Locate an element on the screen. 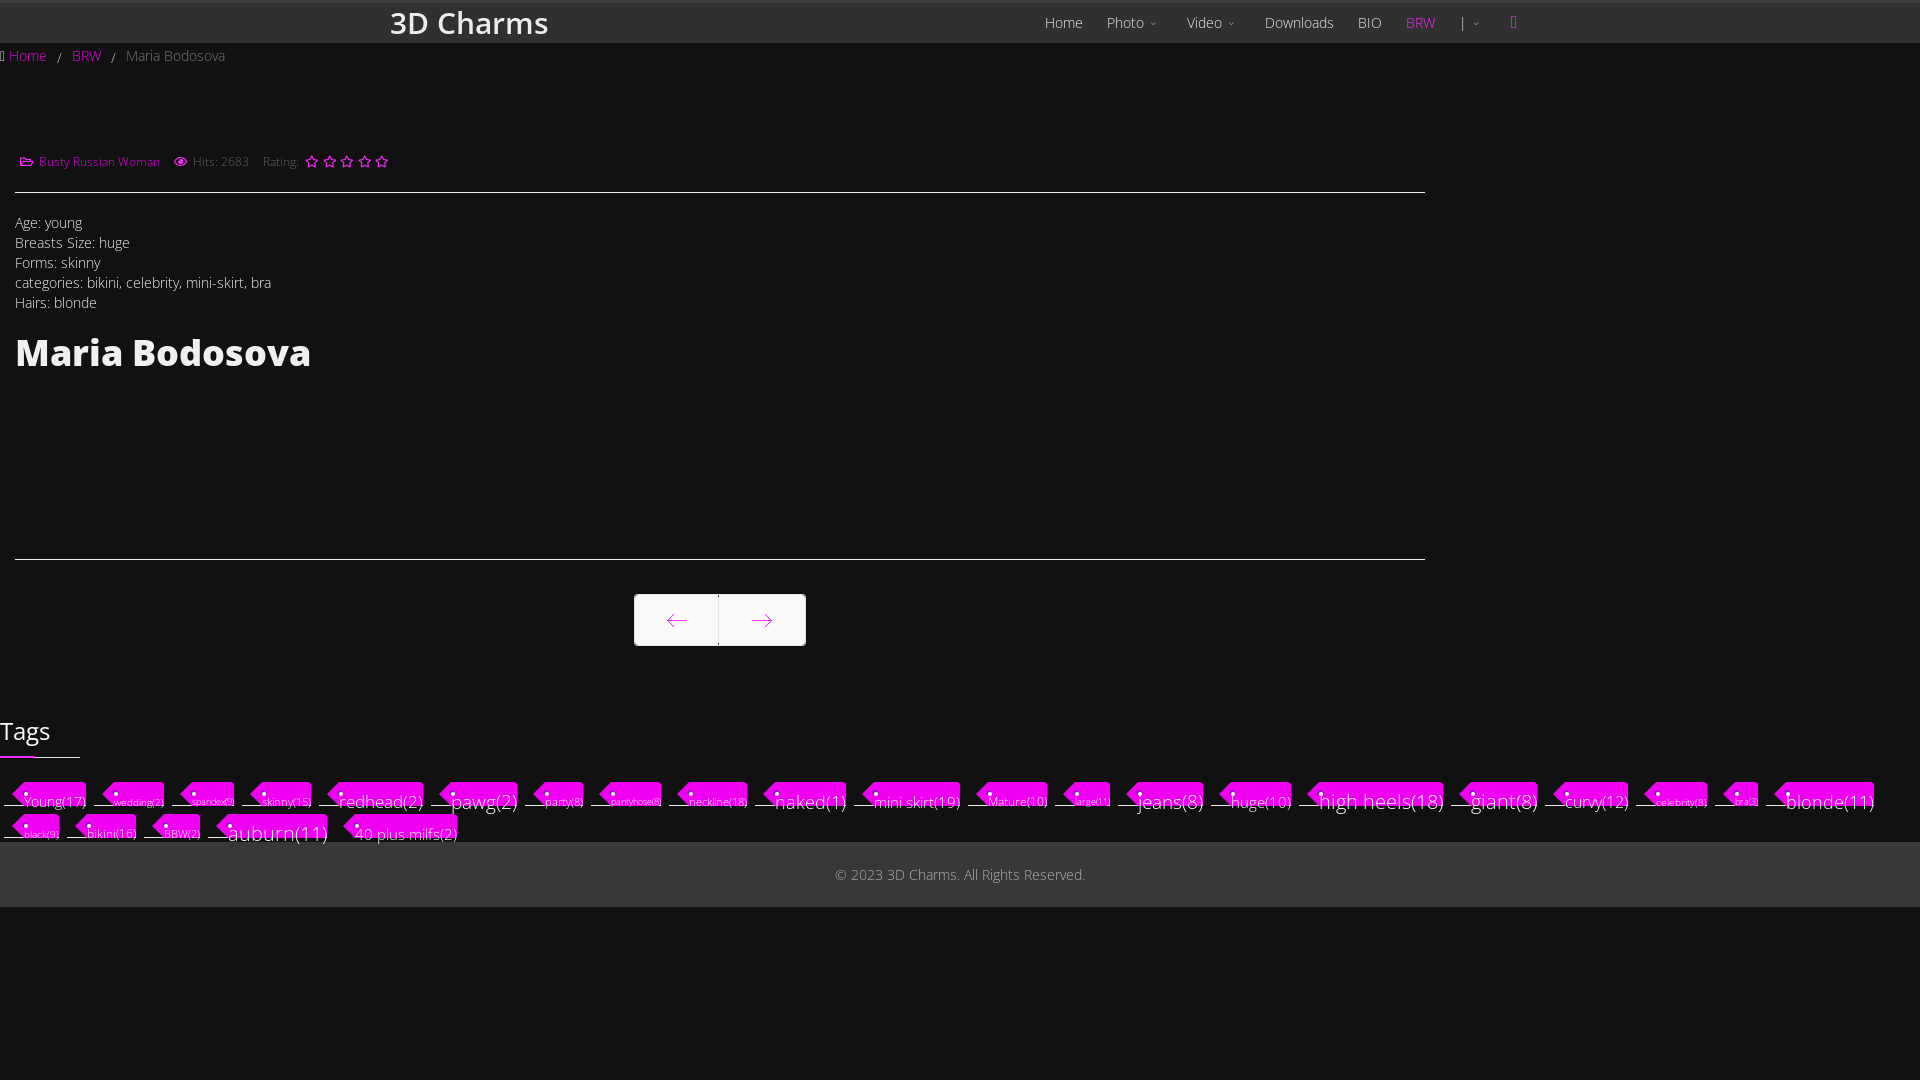 This screenshot has height=1080, width=1920. 'mini skirt(19)' is located at coordinates (915, 793).